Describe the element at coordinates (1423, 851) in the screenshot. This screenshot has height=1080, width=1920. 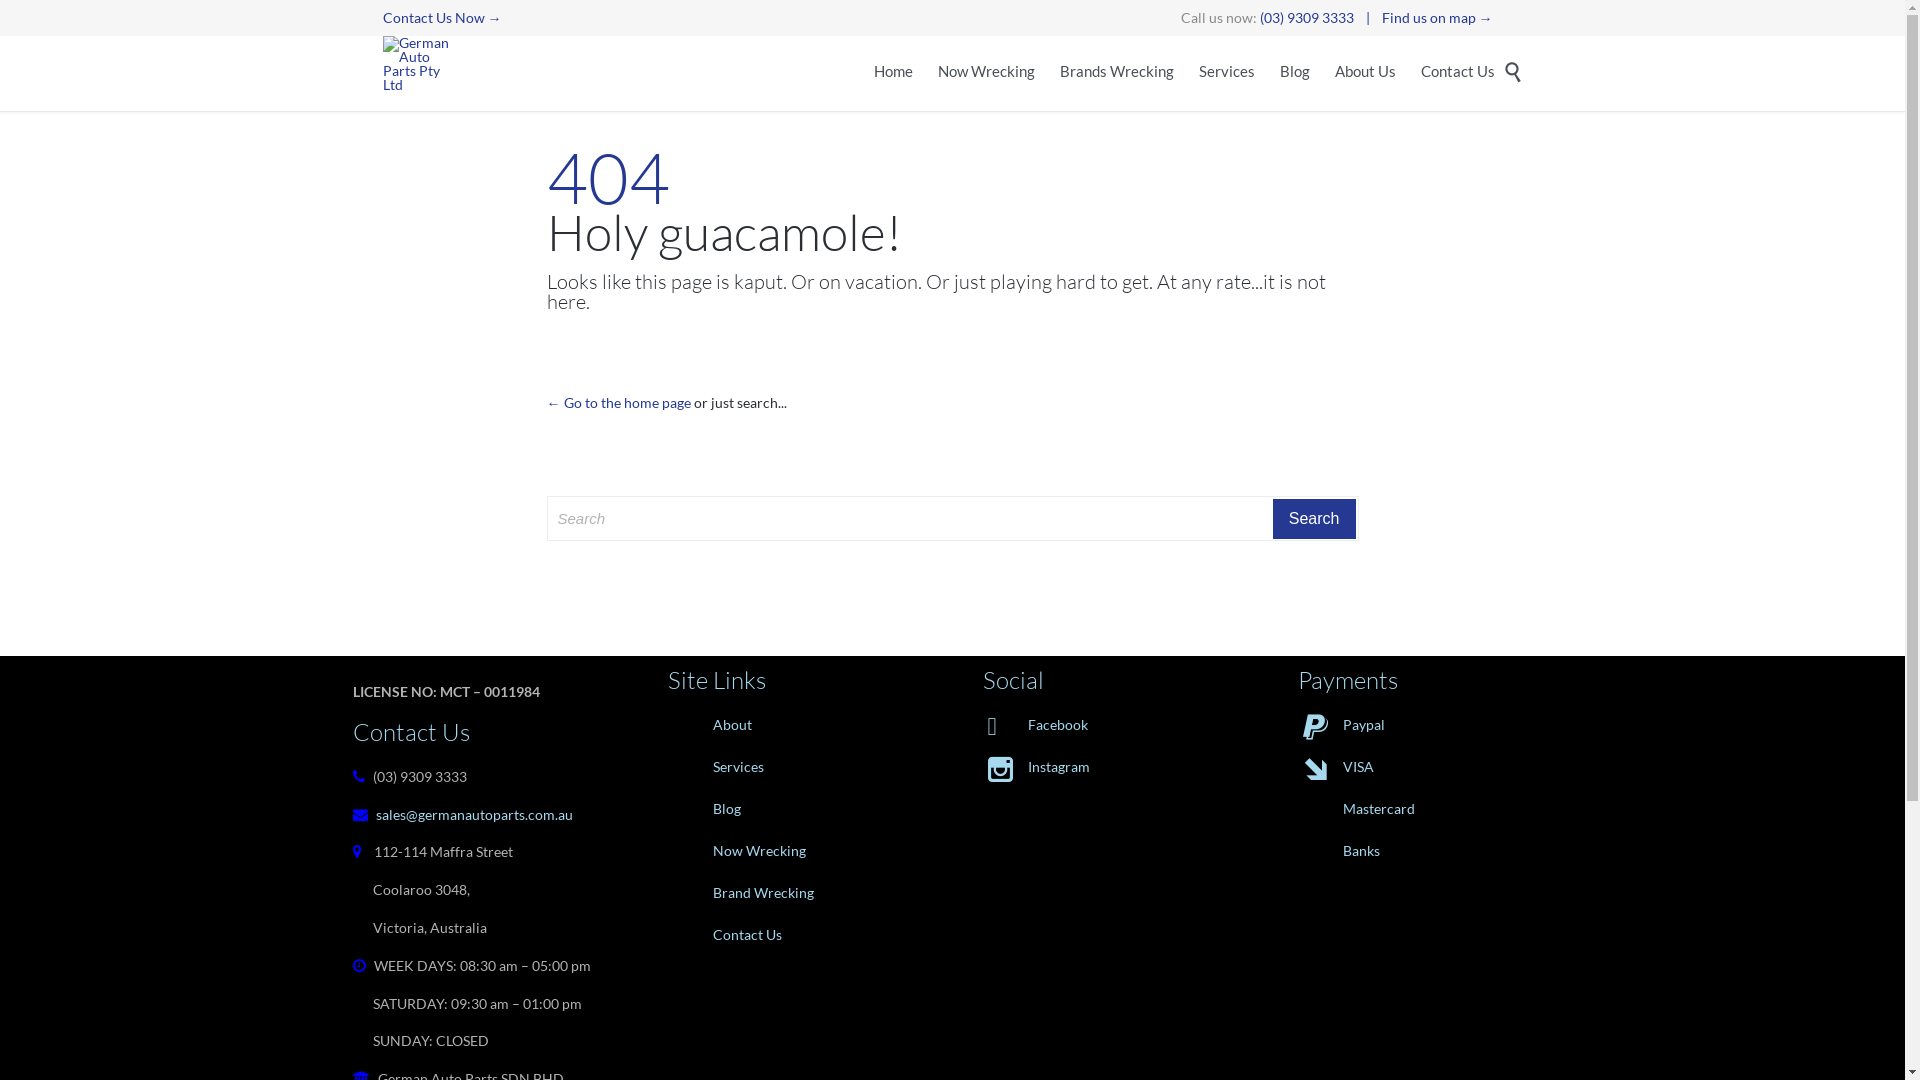
I see `'Banks'` at that location.